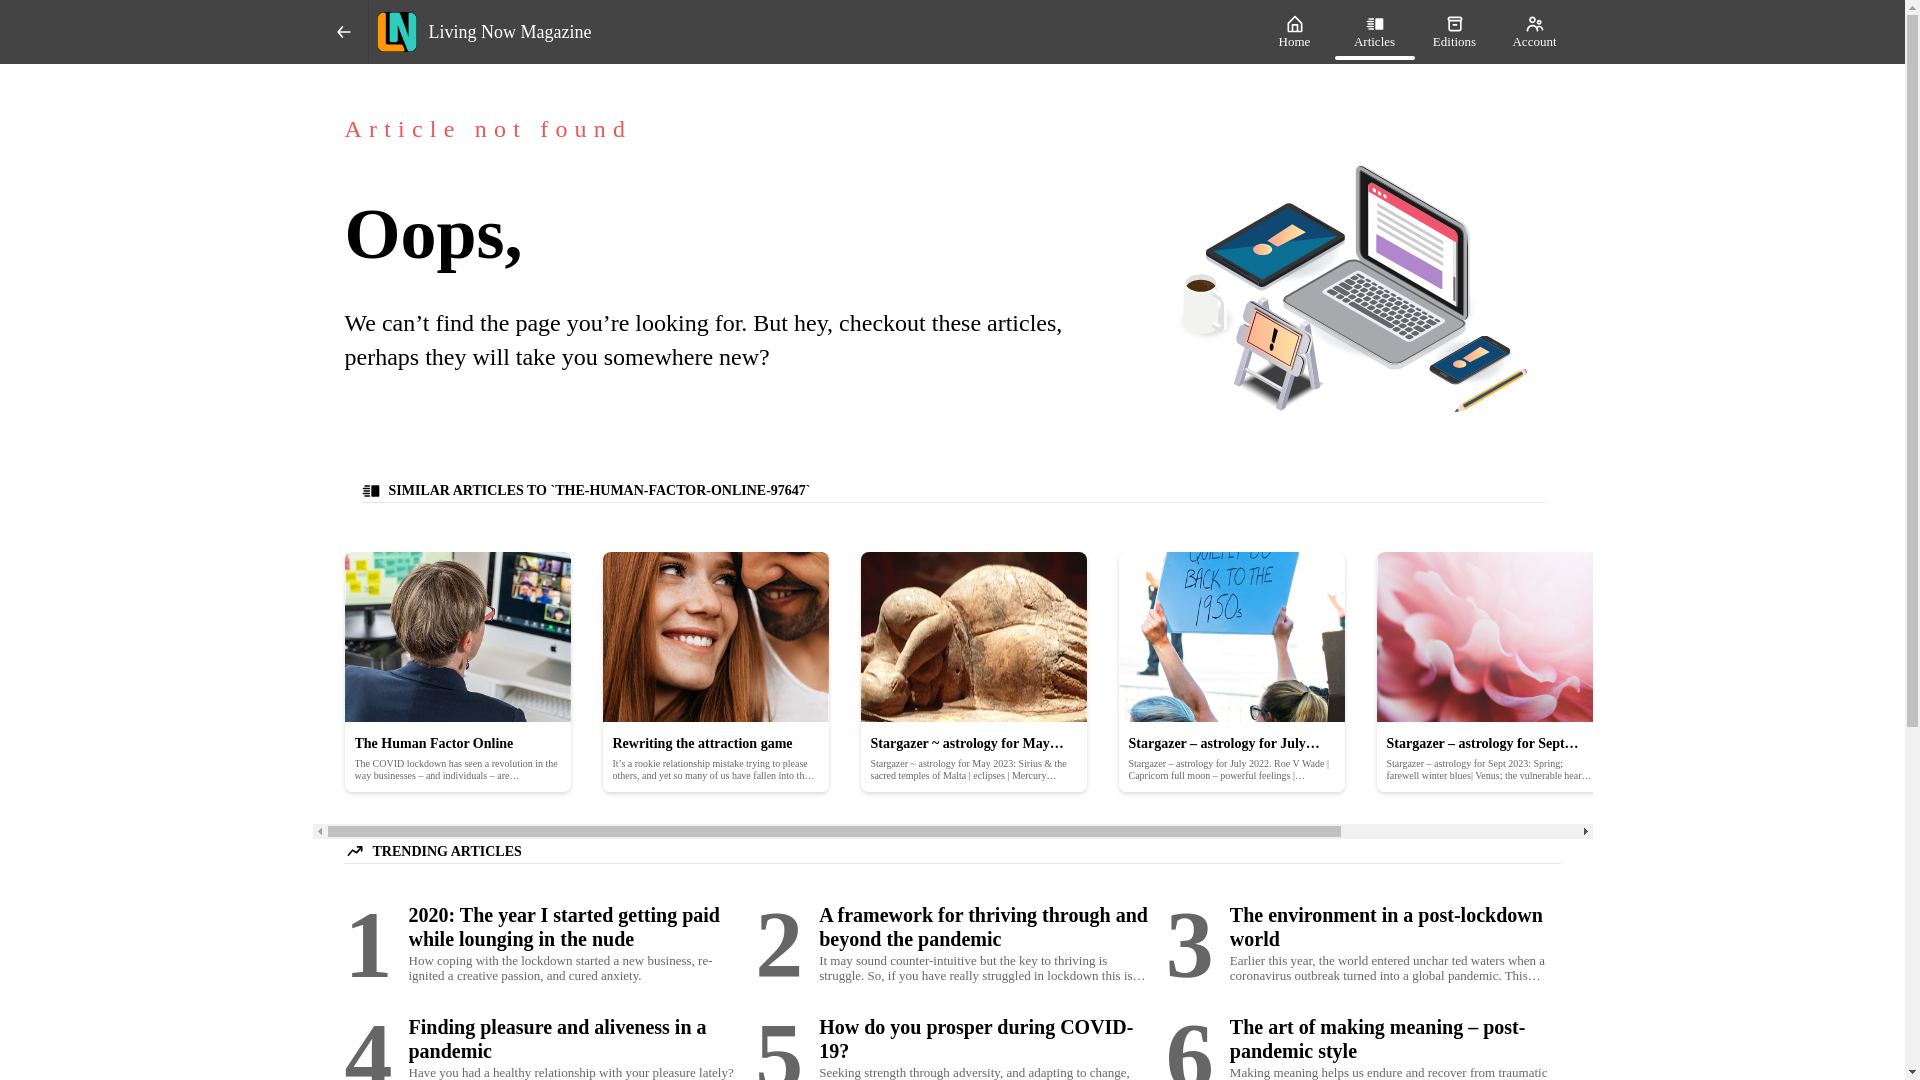 Image resolution: width=1920 pixels, height=1080 pixels. What do you see at coordinates (368, 31) in the screenshot?
I see `'Living Now Magazine'` at bounding box center [368, 31].